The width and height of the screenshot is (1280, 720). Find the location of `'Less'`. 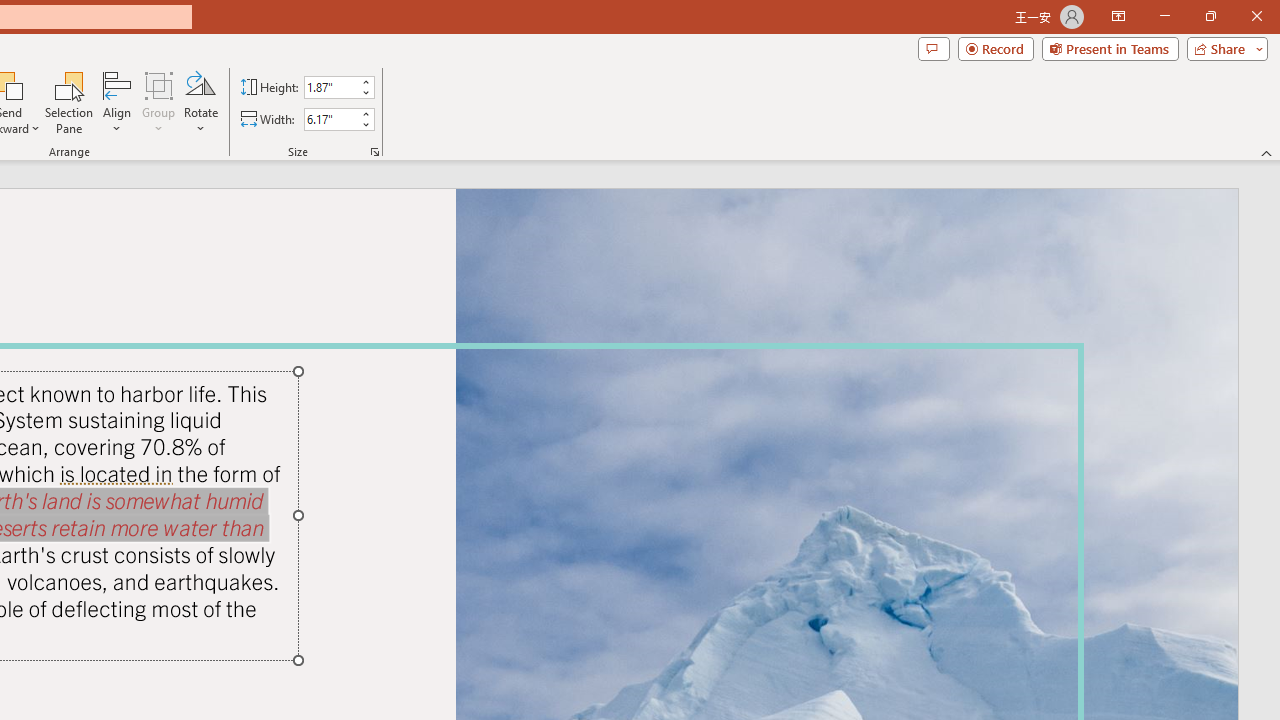

'Less' is located at coordinates (365, 124).